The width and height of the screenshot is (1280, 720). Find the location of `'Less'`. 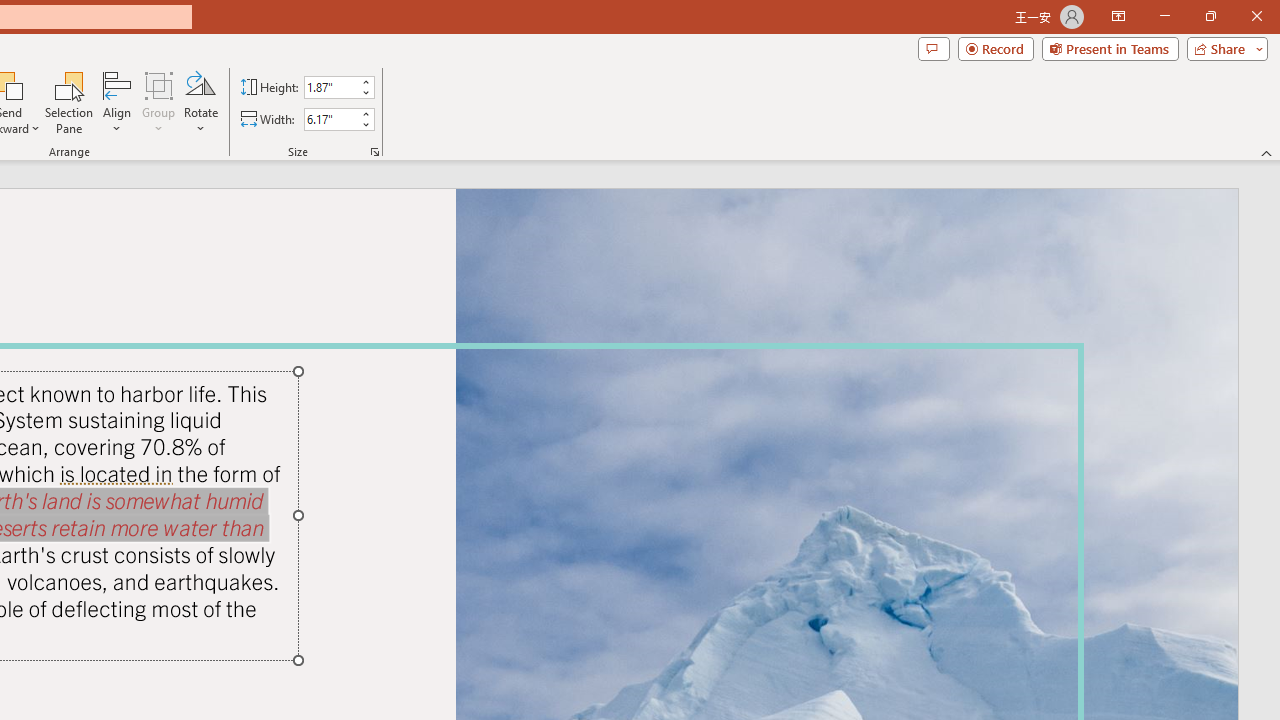

'Less' is located at coordinates (365, 124).